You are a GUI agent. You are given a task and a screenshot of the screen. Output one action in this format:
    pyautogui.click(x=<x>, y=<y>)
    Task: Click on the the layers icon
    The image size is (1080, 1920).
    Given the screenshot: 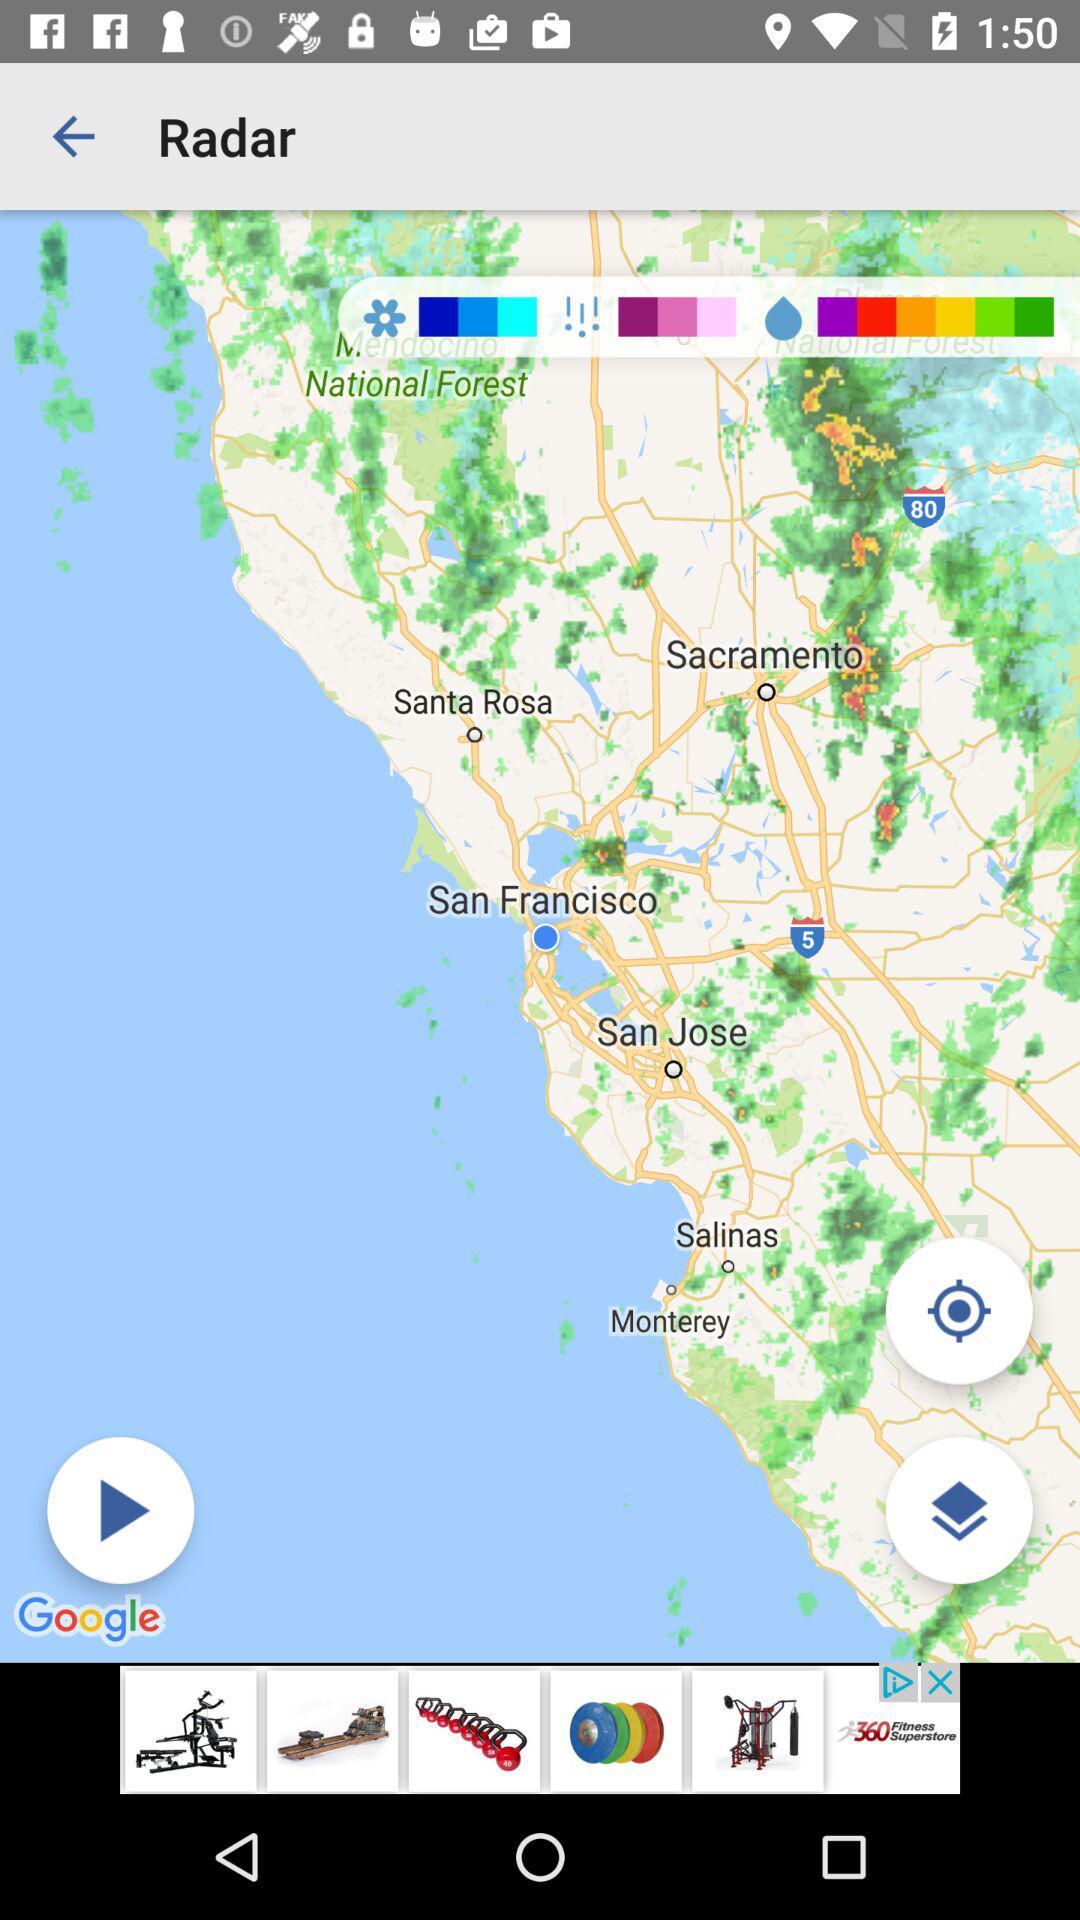 What is the action you would take?
    pyautogui.click(x=958, y=1510)
    